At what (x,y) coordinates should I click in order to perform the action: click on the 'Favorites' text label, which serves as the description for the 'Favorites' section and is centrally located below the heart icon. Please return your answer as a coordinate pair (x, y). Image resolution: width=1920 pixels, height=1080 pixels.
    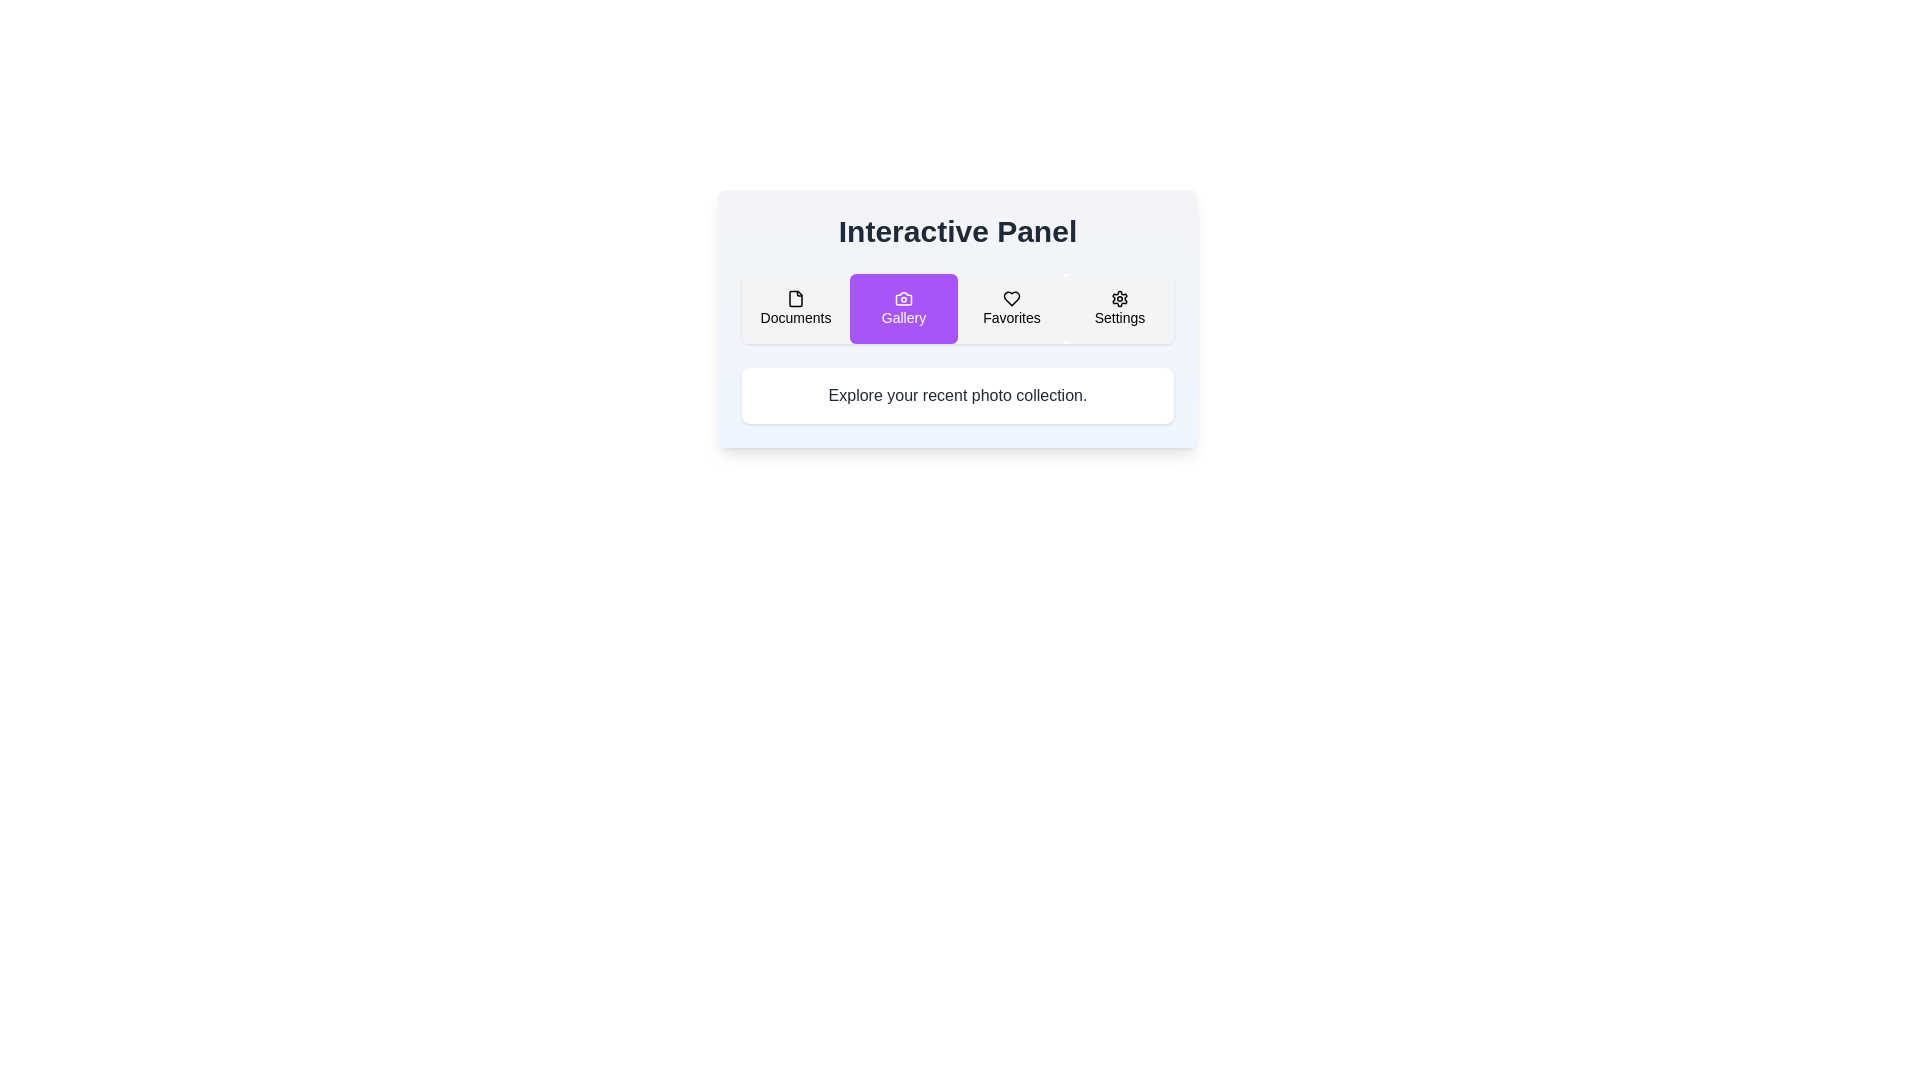
    Looking at the image, I should click on (1012, 316).